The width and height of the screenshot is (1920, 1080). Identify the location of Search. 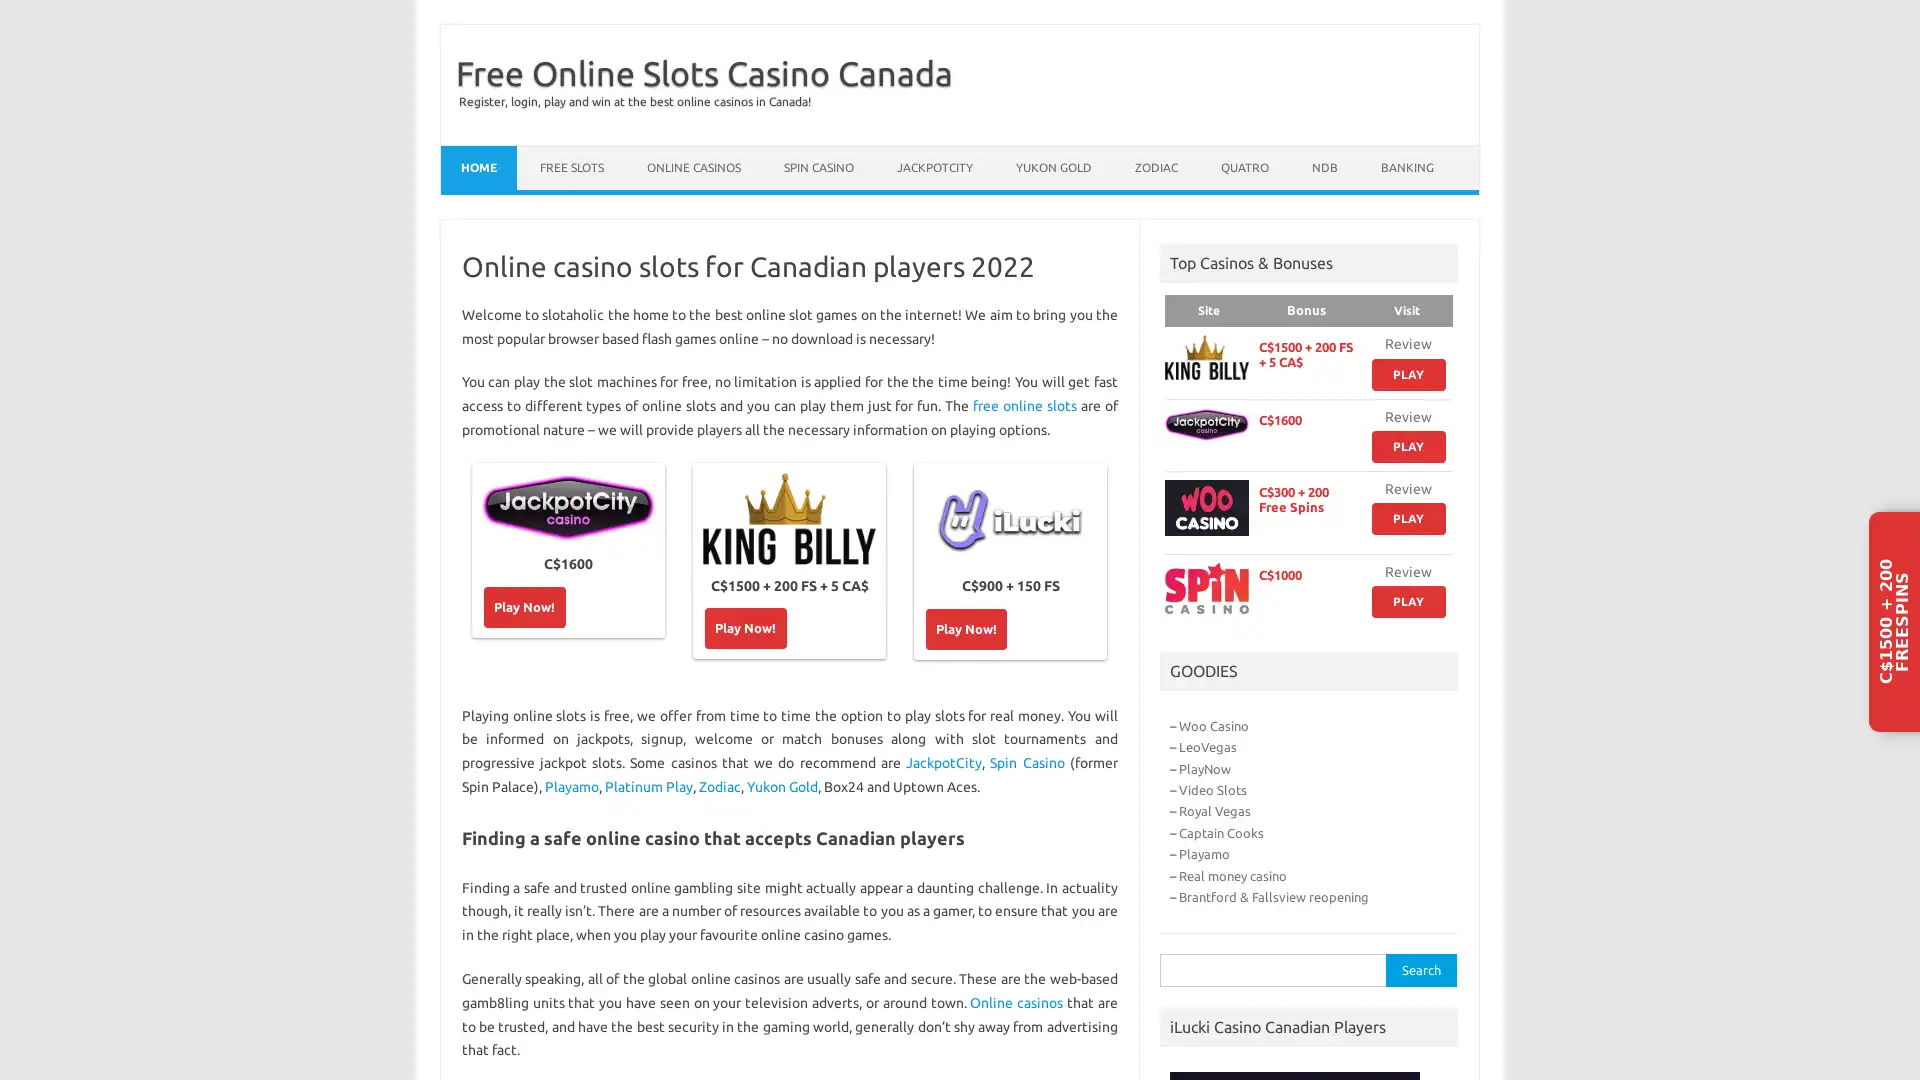
(1419, 969).